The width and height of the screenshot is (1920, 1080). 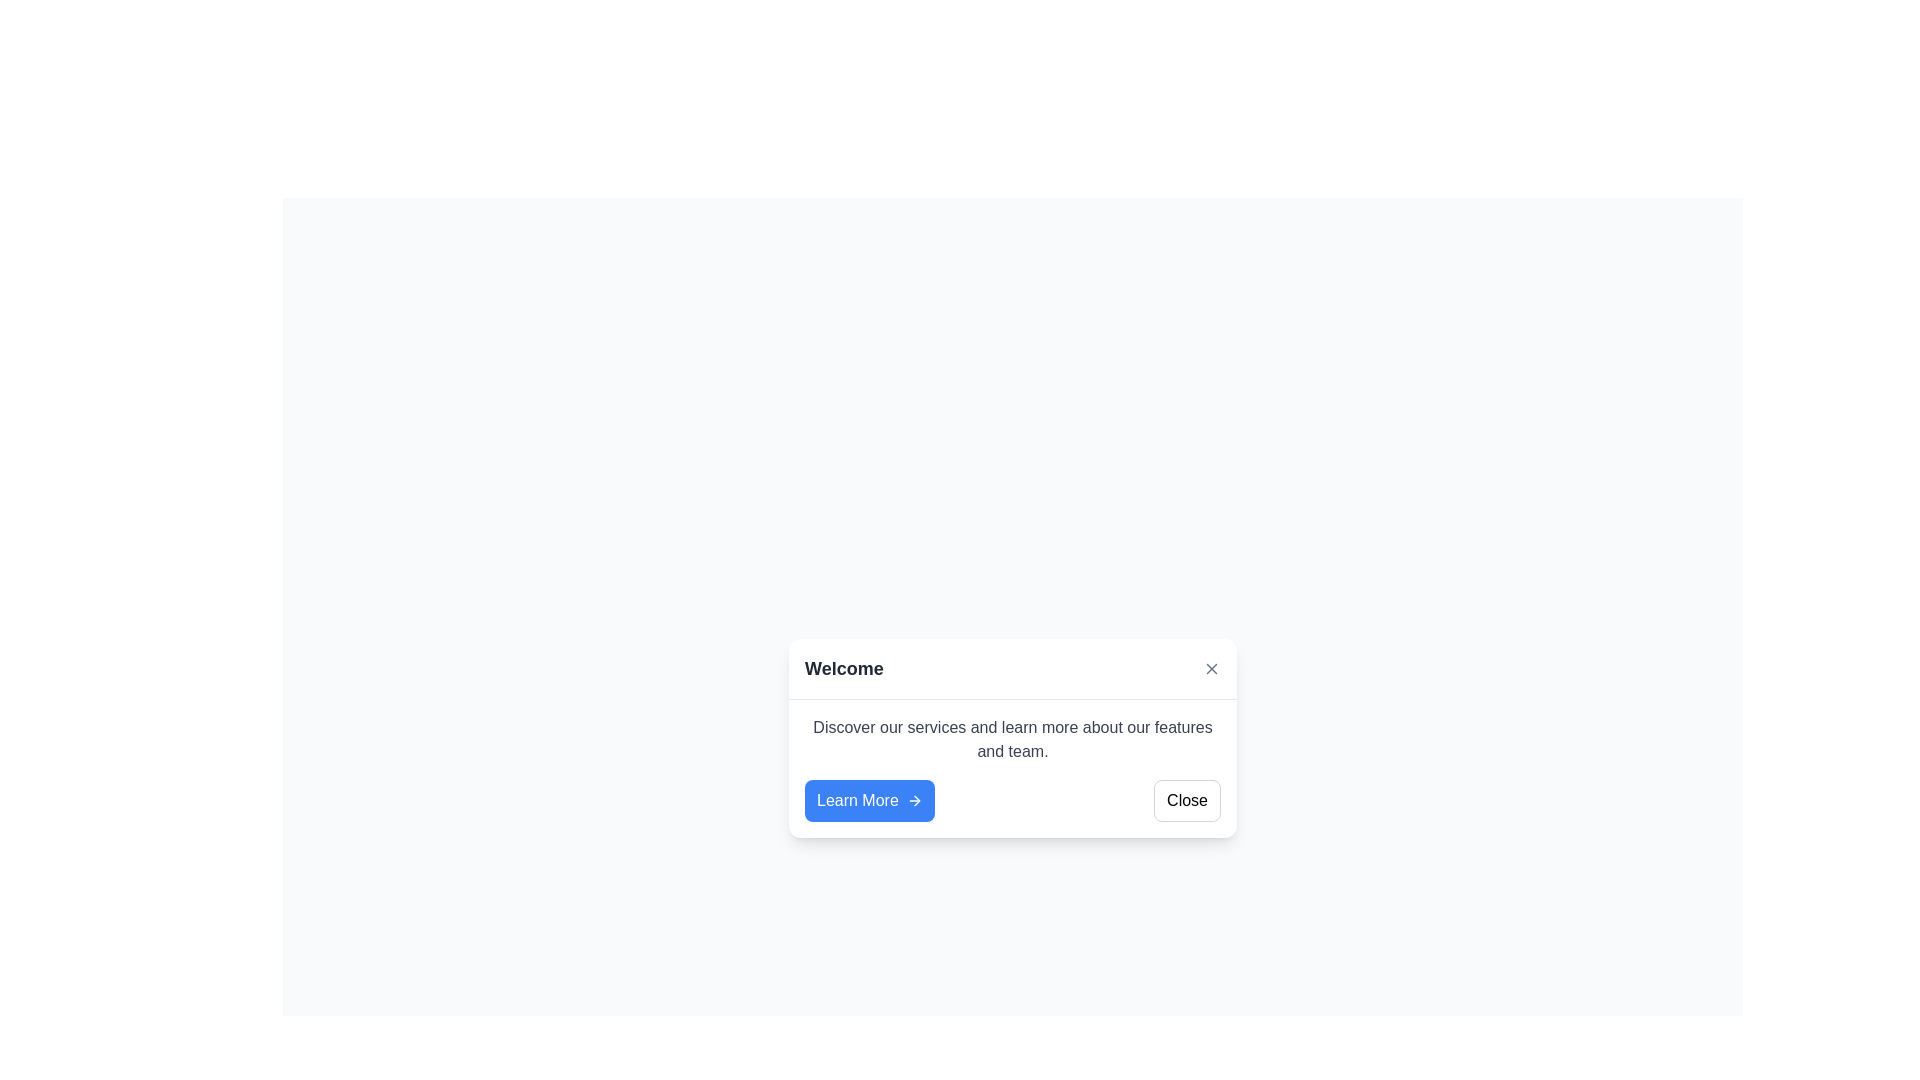 What do you see at coordinates (1210, 668) in the screenshot?
I see `the small, non-filled 'X' icon resembling two intersecting lines in the top-right corner of the modal dialog box` at bounding box center [1210, 668].